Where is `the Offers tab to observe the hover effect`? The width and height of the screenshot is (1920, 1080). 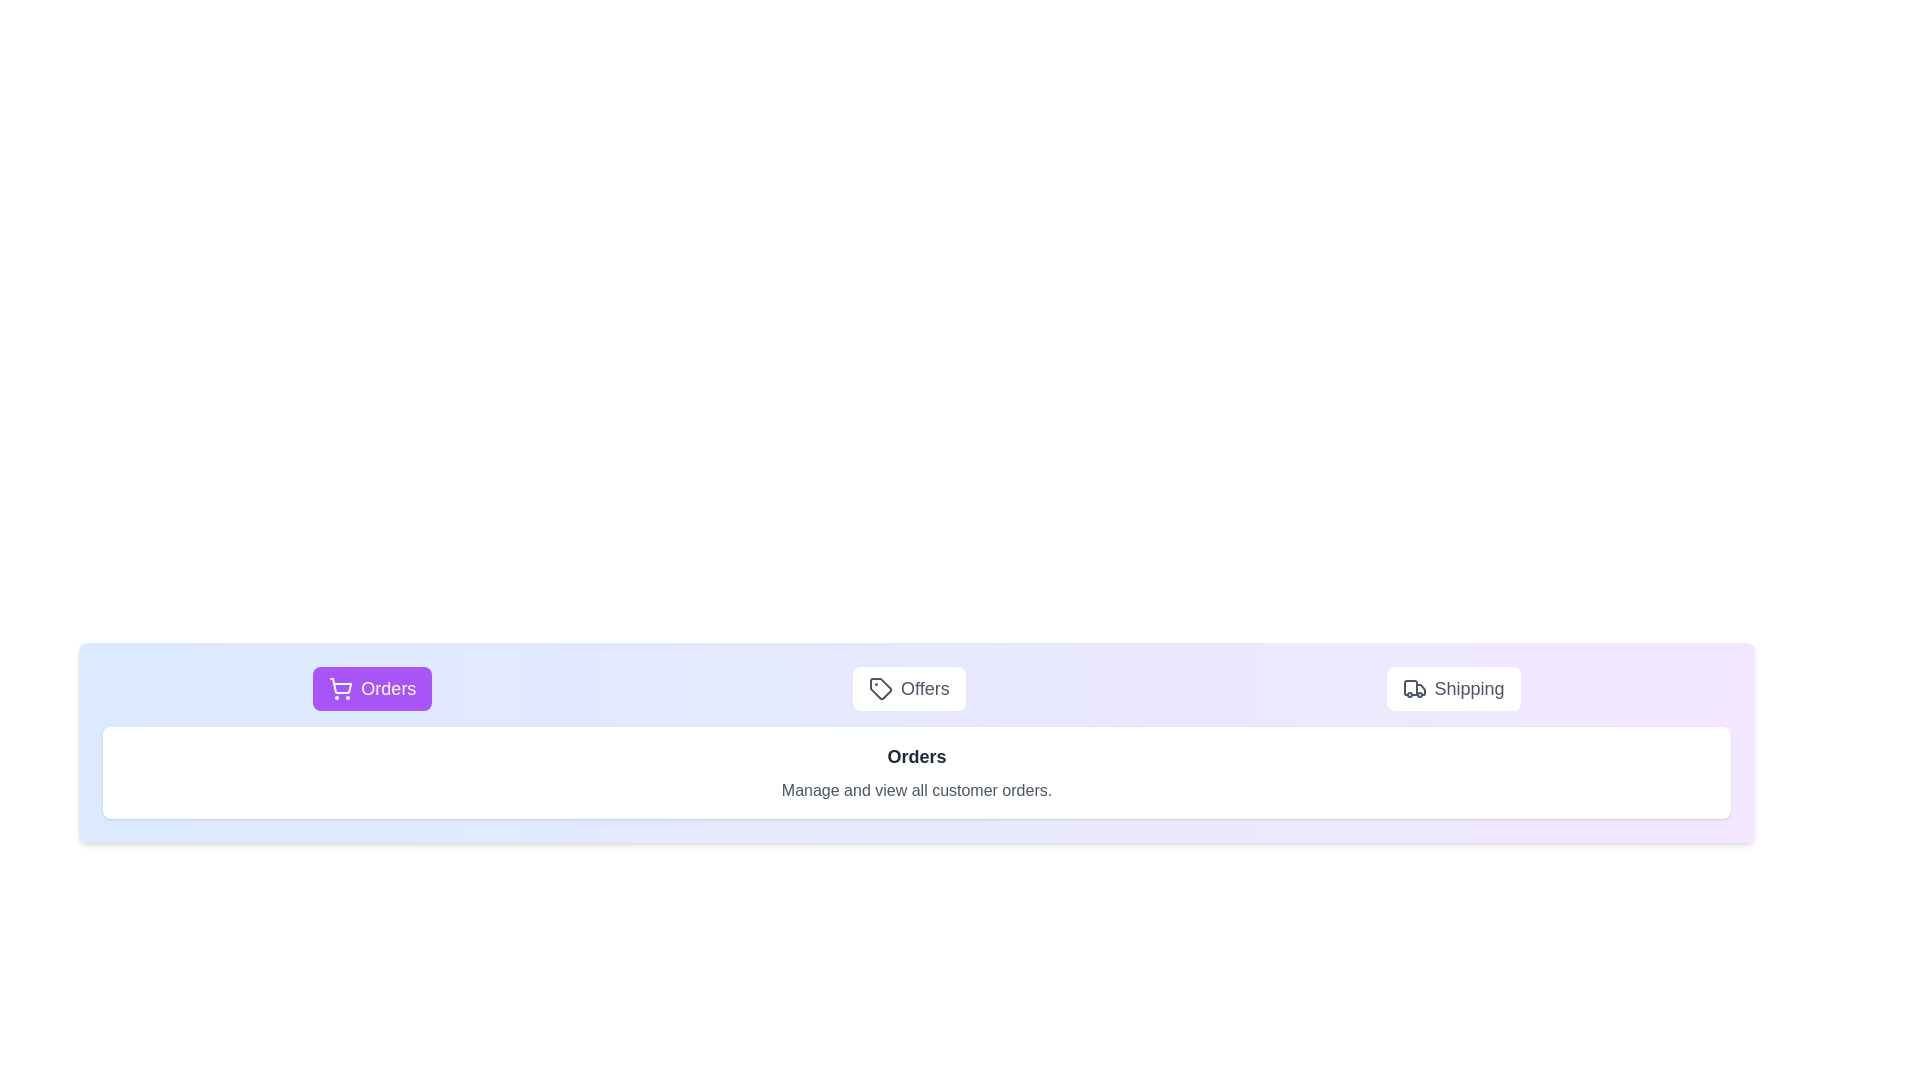
the Offers tab to observe the hover effect is located at coordinates (908, 688).